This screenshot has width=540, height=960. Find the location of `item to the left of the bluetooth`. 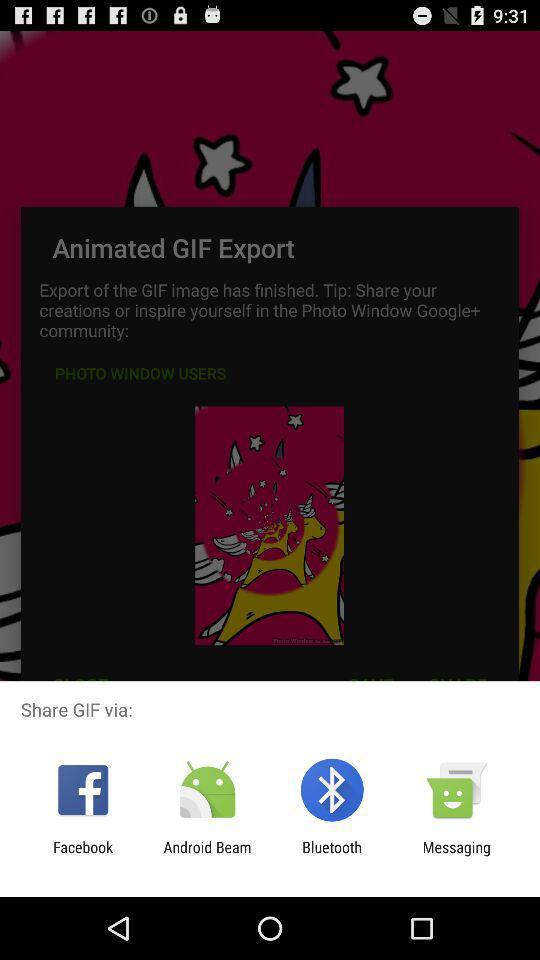

item to the left of the bluetooth is located at coordinates (206, 855).